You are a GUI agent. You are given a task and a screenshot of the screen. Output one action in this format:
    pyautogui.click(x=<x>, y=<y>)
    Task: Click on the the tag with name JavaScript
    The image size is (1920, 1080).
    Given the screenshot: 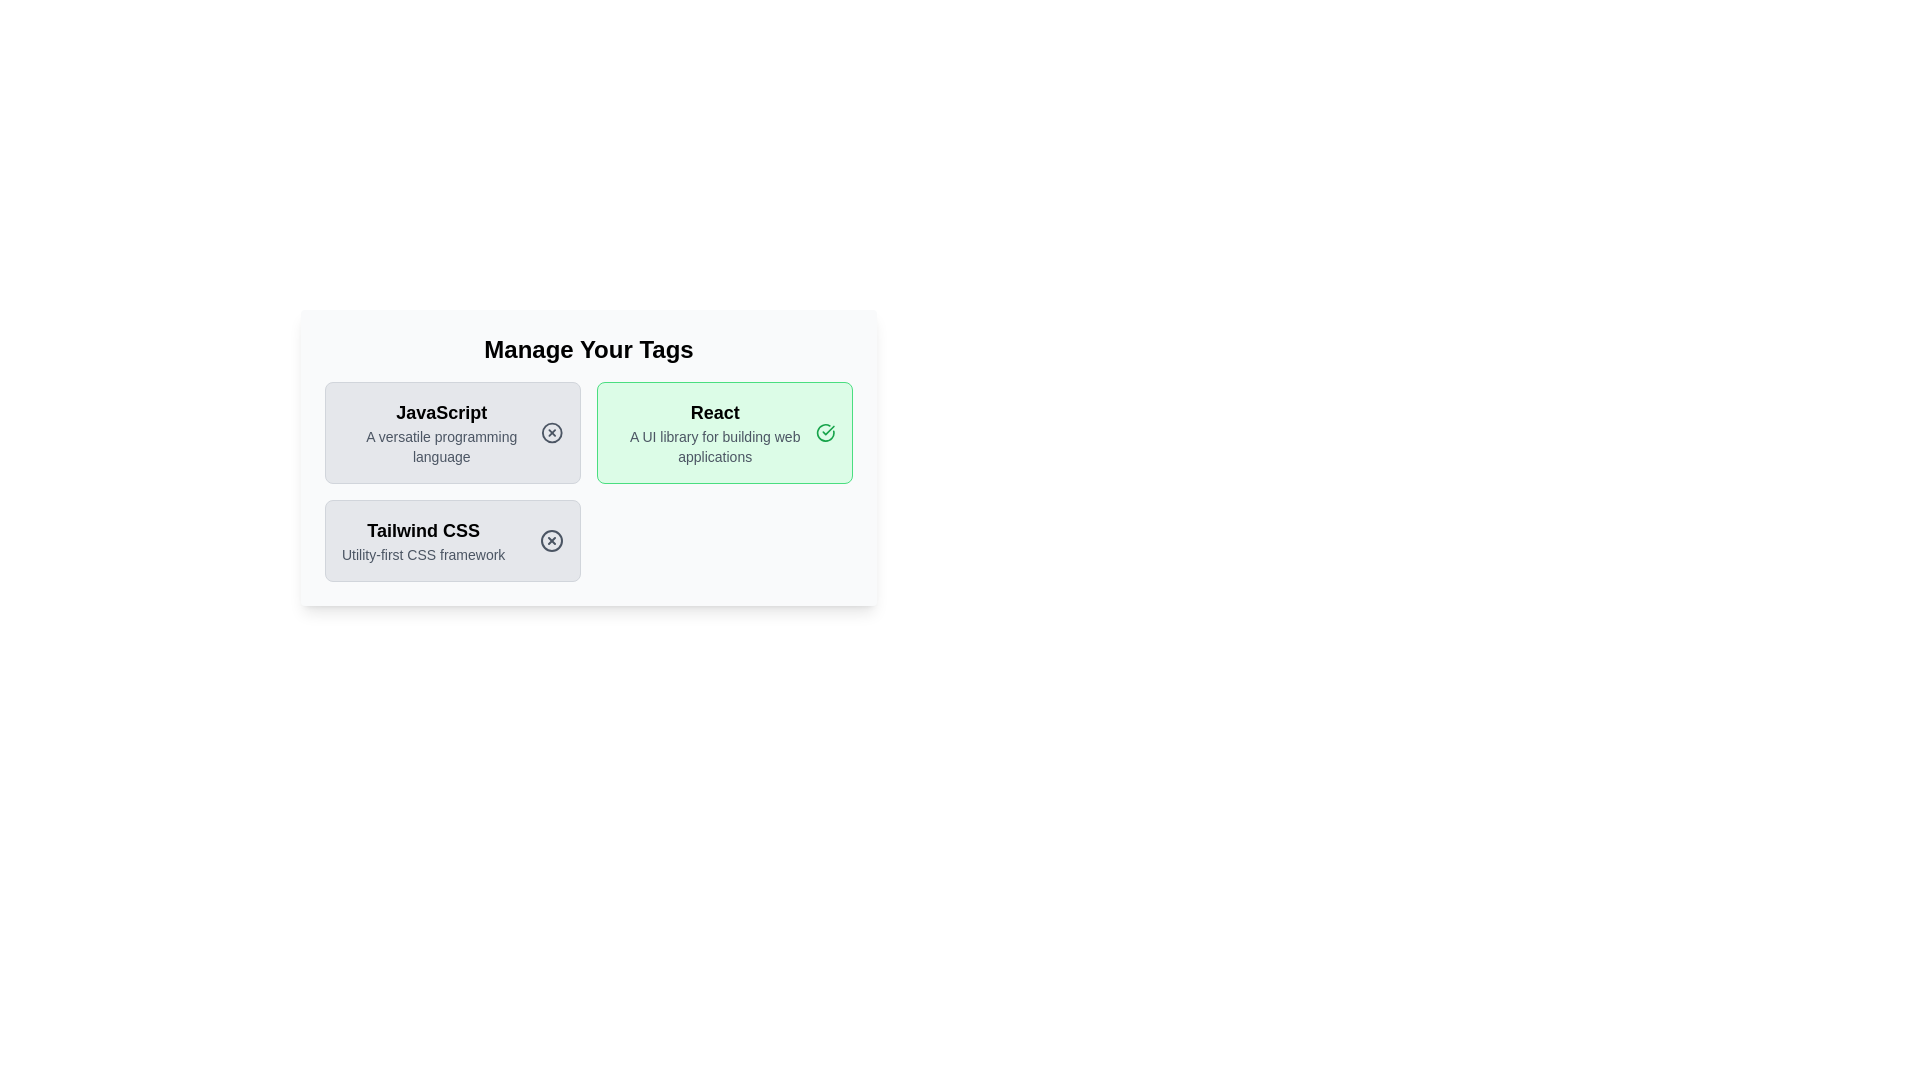 What is the action you would take?
    pyautogui.click(x=451, y=431)
    